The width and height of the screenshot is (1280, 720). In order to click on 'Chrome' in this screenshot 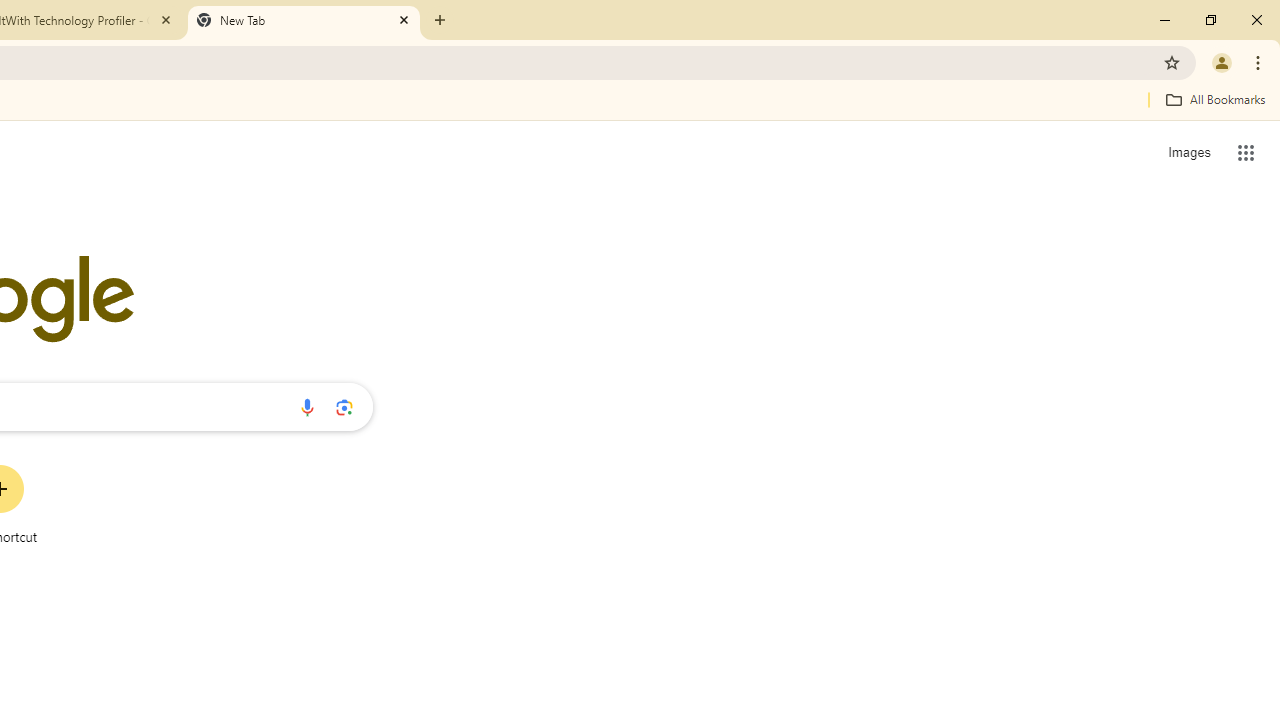, I will do `click(1259, 61)`.